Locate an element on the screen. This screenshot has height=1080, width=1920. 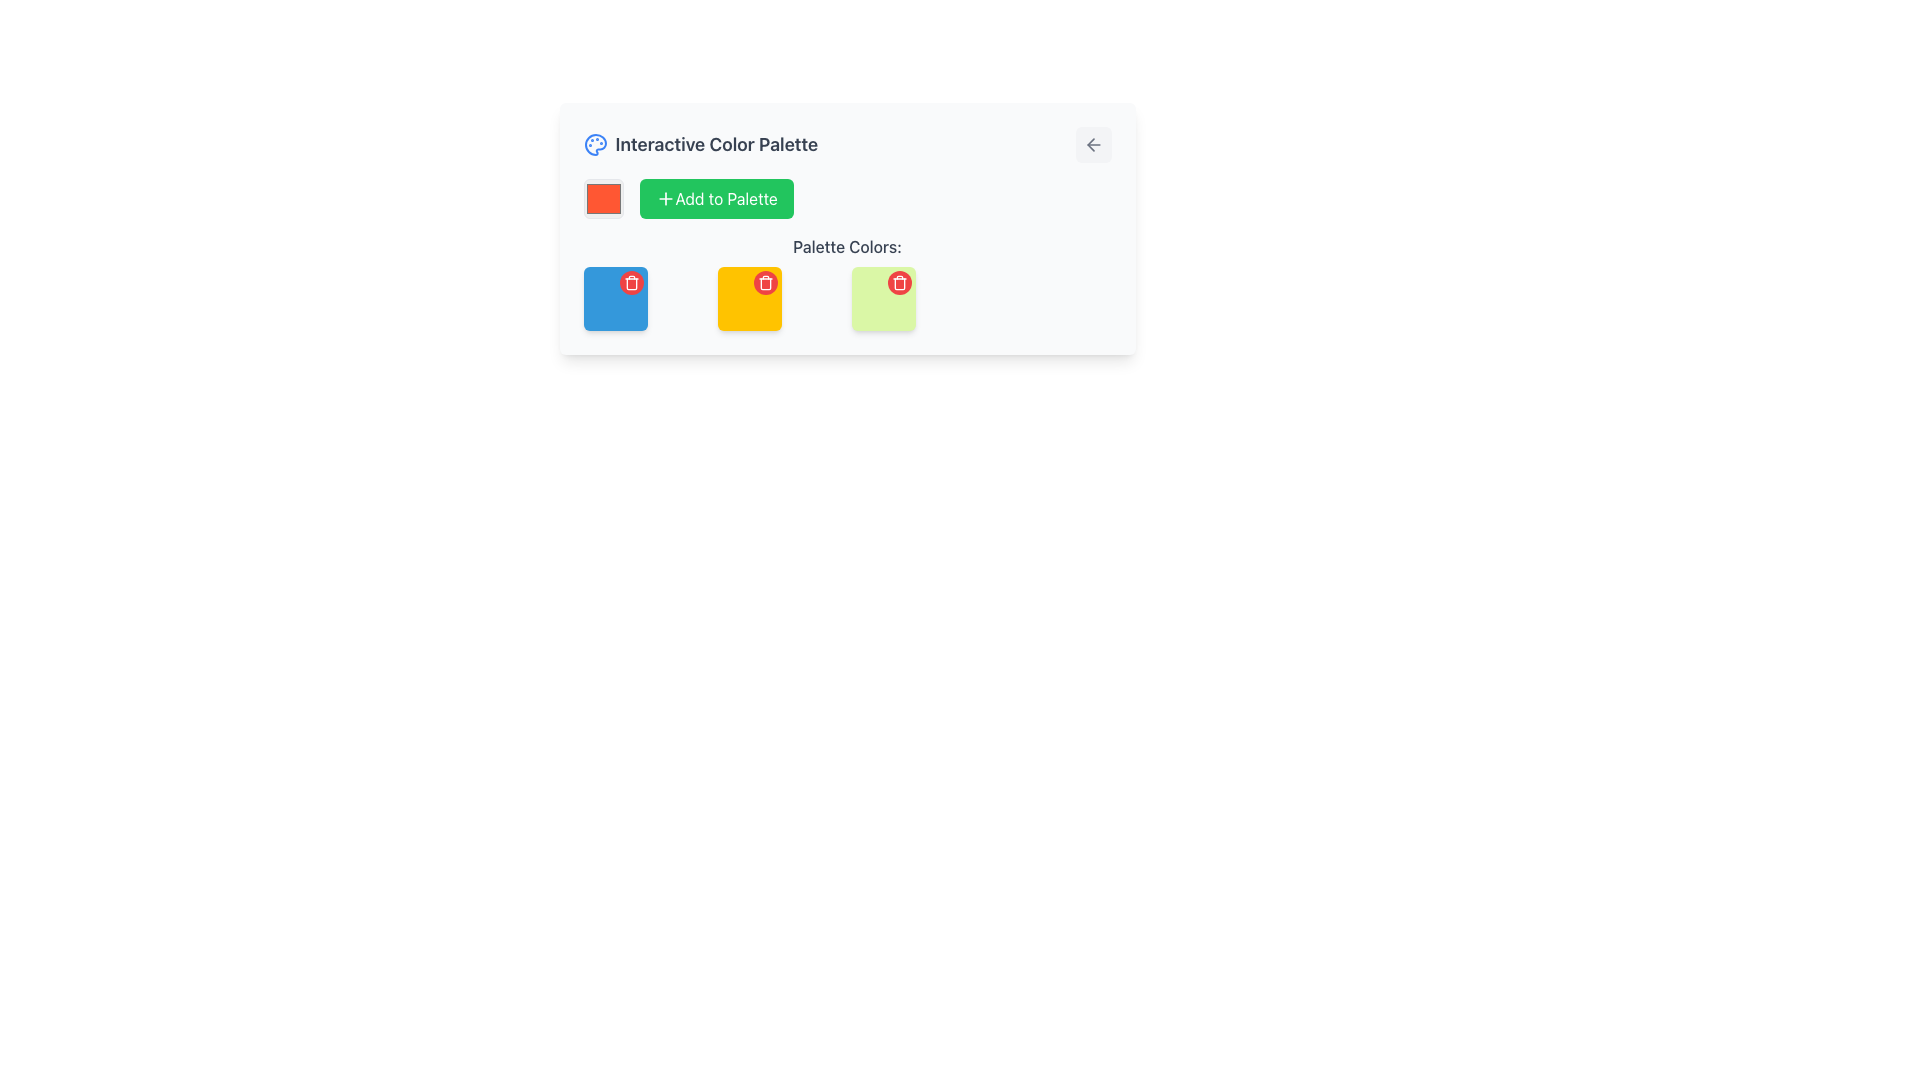
the green 'Add is located at coordinates (847, 199).